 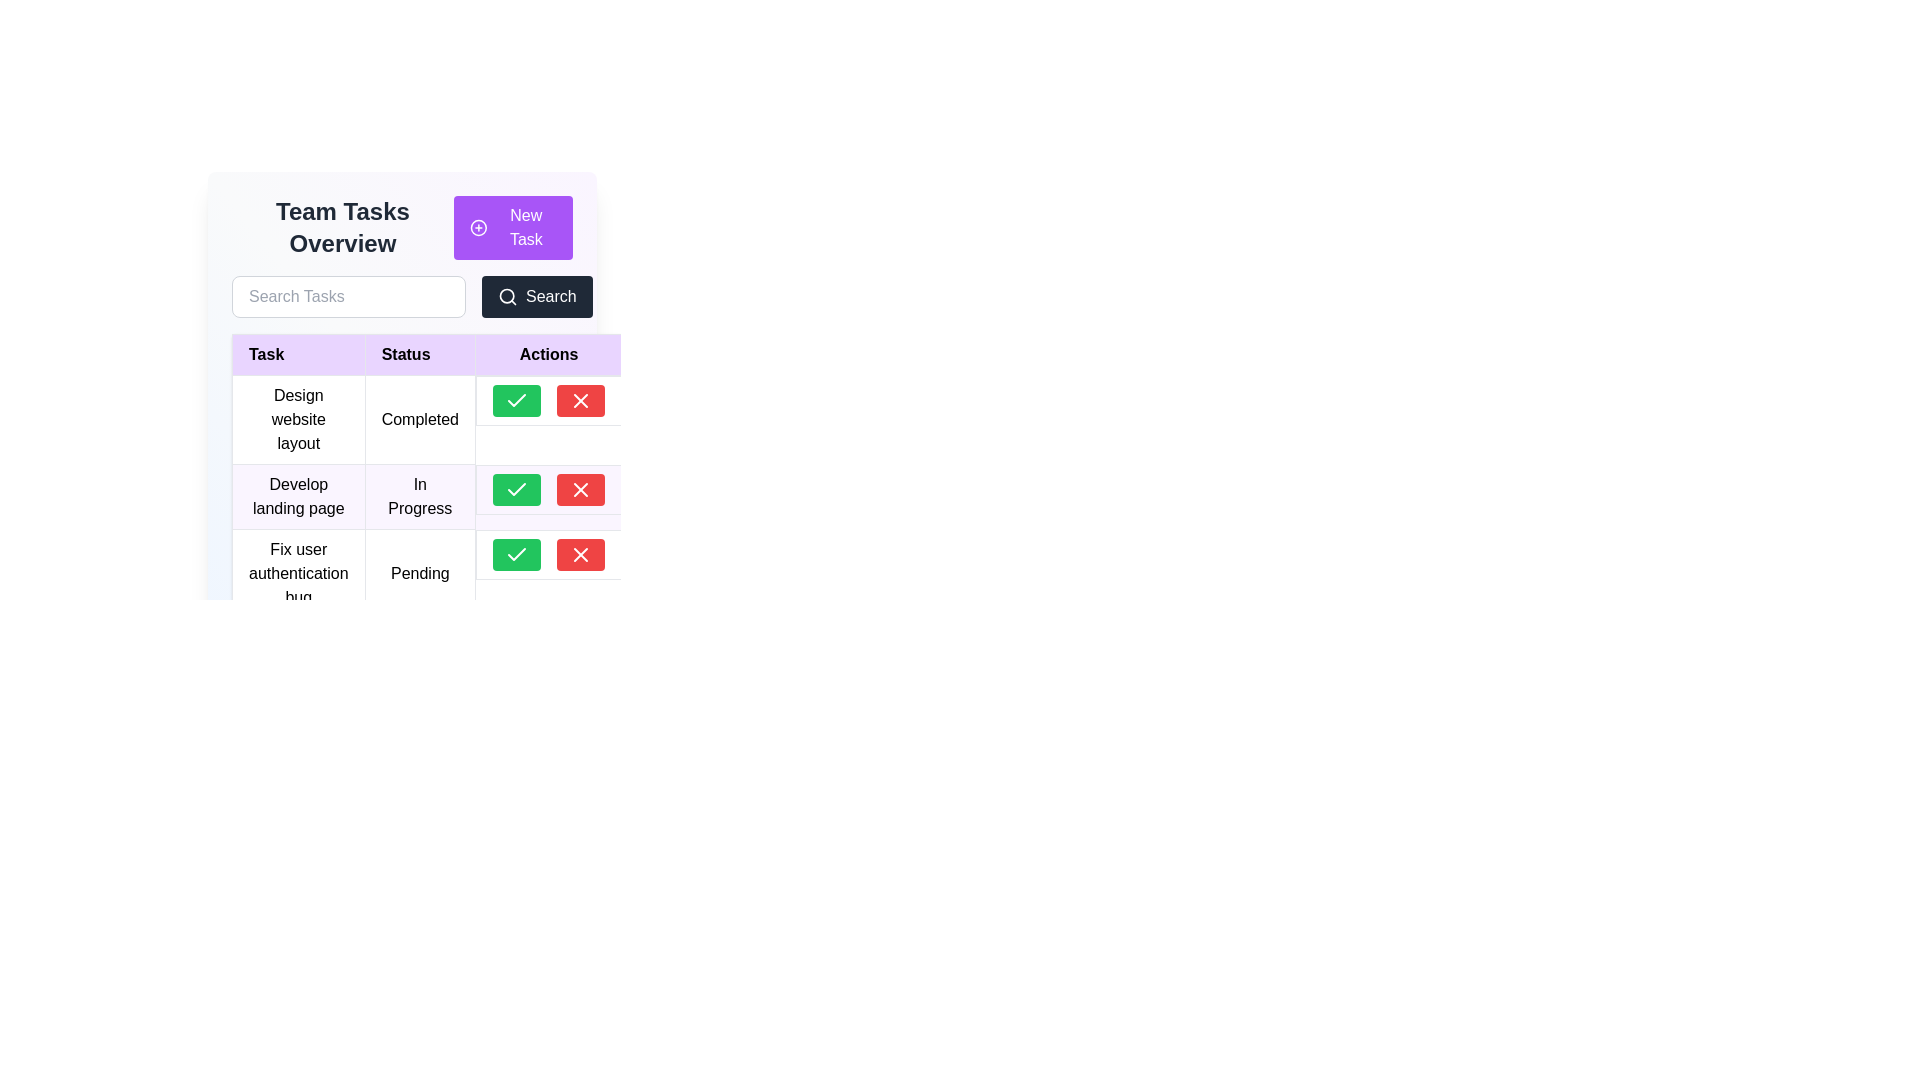 What do you see at coordinates (517, 489) in the screenshot?
I see `the checkmark icon in the second row of the table under the 'Actions' column` at bounding box center [517, 489].